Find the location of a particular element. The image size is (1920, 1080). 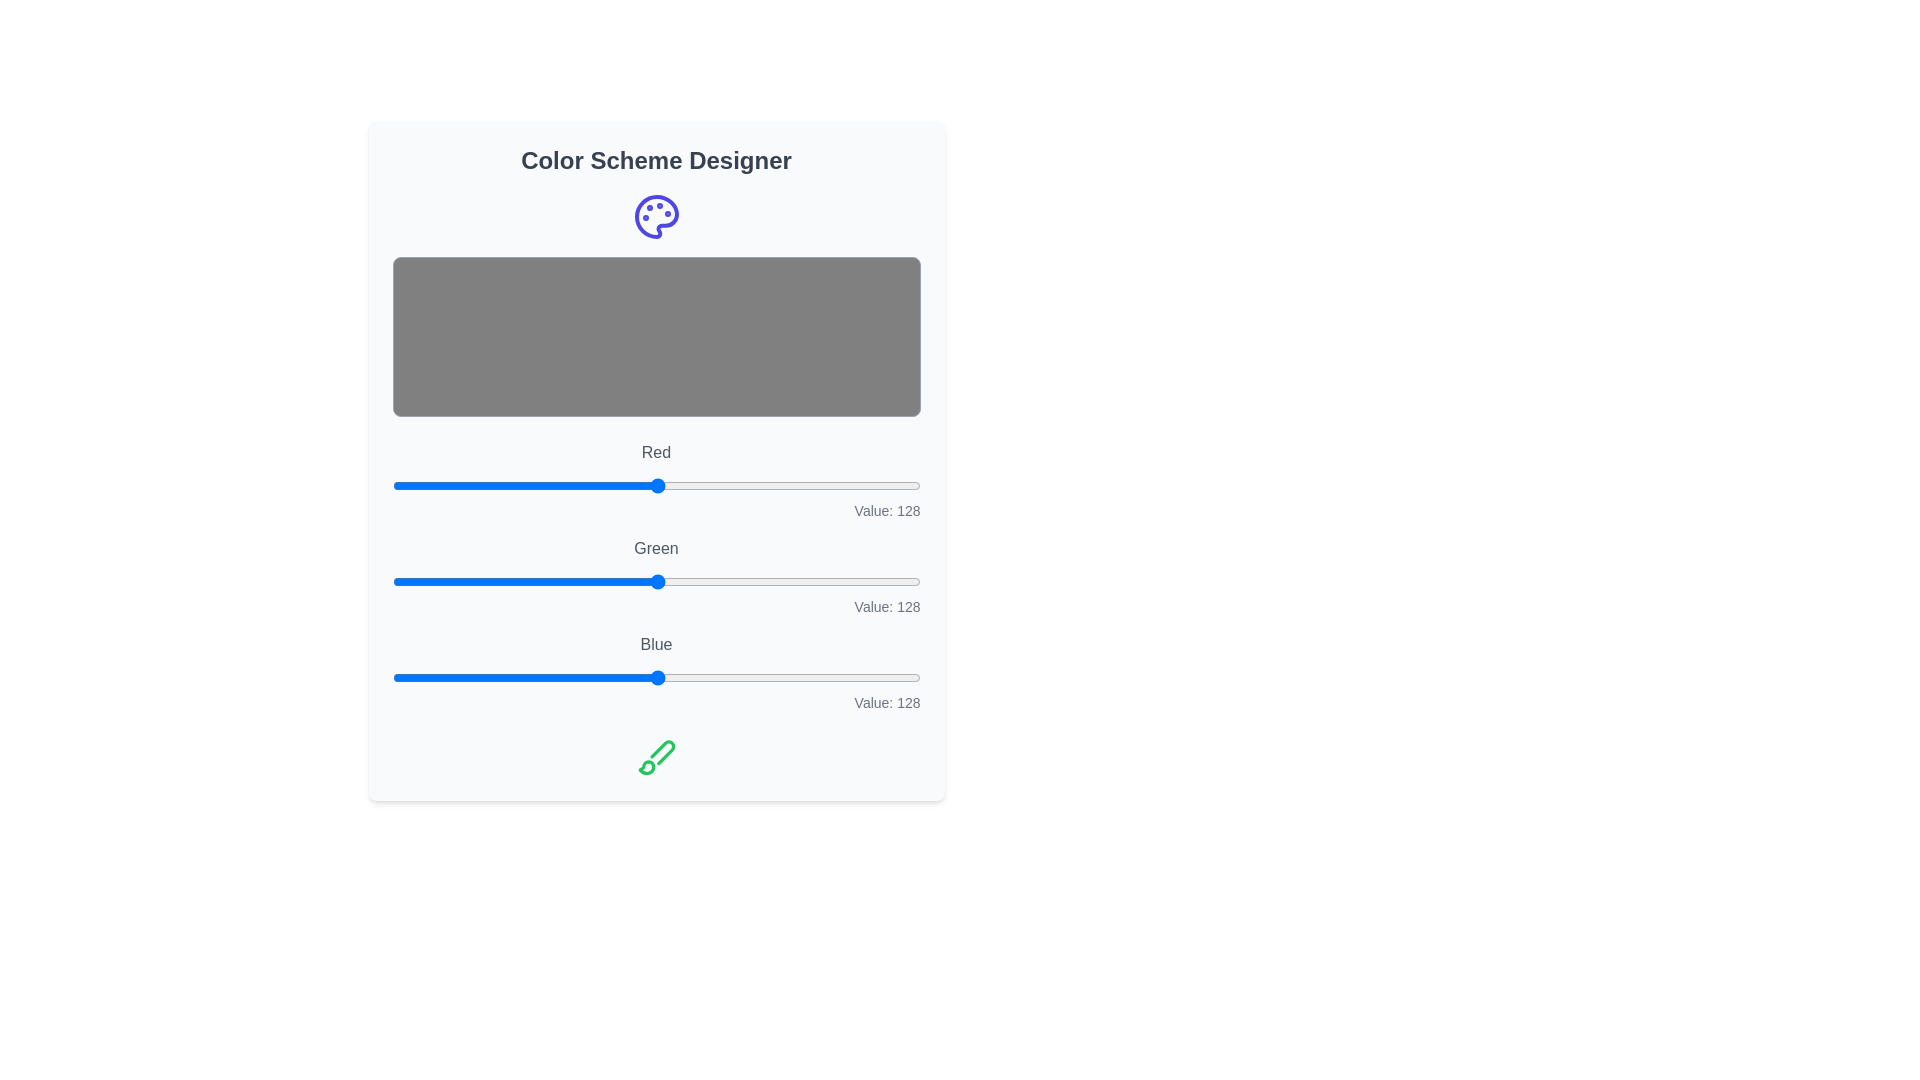

the green color value is located at coordinates (686, 582).